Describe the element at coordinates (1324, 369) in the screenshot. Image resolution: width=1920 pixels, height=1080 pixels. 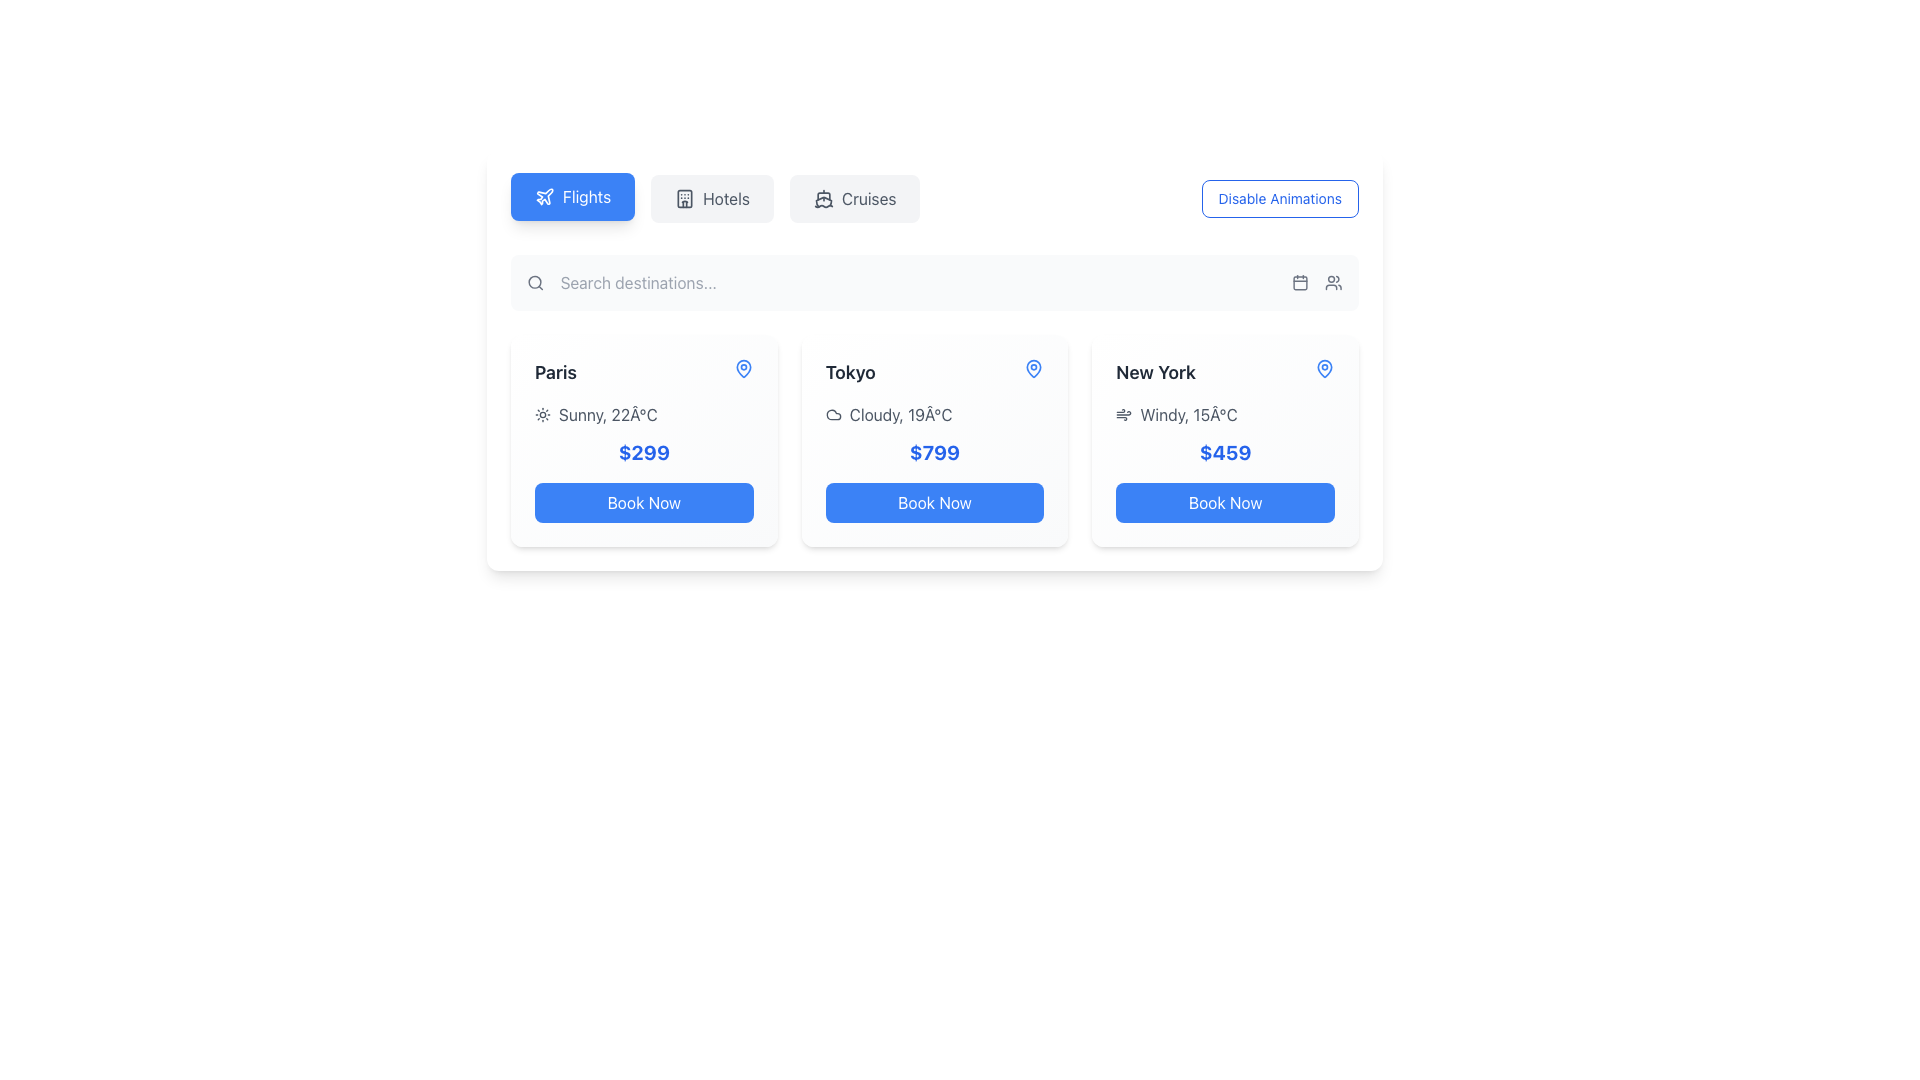
I see `the map pin icon located at the top-right corner of the 'New York' card for location-related features` at that location.